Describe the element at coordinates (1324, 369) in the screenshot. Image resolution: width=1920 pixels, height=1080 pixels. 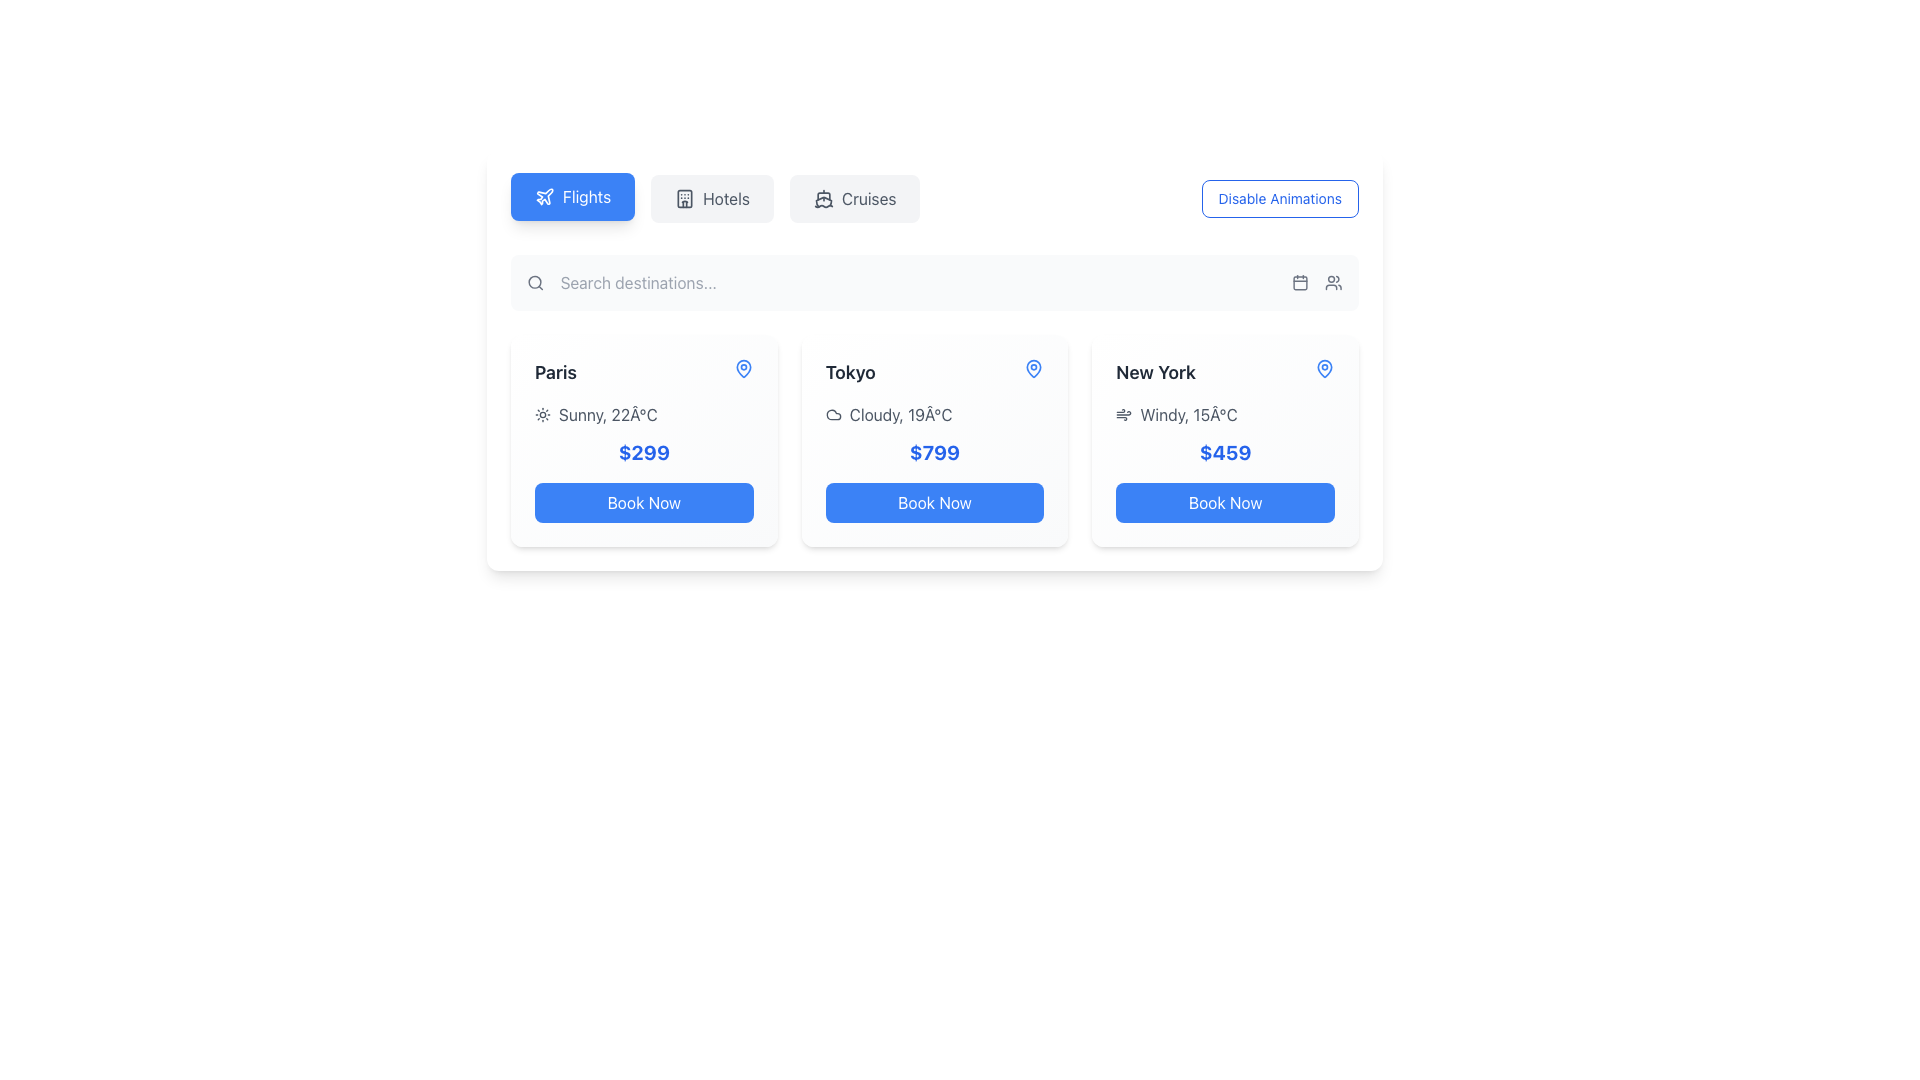
I see `the map pin icon located at the top-right corner of the 'New York' card for location-related features` at that location.